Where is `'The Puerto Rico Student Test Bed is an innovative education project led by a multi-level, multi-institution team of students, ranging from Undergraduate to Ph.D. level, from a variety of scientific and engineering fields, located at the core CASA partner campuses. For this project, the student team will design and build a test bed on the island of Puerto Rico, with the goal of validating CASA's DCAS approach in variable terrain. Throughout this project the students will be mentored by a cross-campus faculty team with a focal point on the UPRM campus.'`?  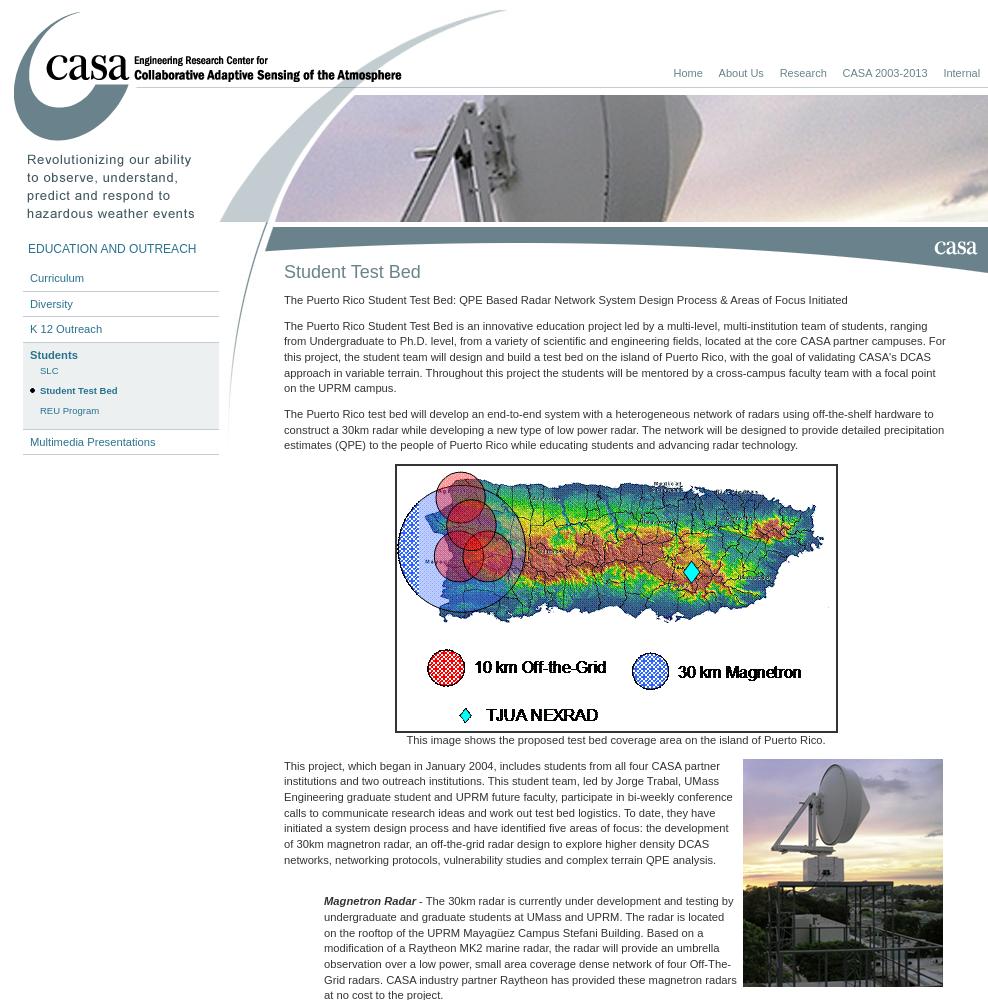
'The Puerto Rico Student Test Bed is an innovative education project led by a multi-level, multi-institution team of students, ranging from Undergraduate to Ph.D. level, from a variety of scientific and engineering fields, located at the core CASA partner campuses. For this project, the student team will design and build a test bed on the island of Puerto Rico, with the goal of validating CASA's DCAS approach in variable terrain. Throughout this project the students will be mentored by a cross-campus faculty team with a focal point on the UPRM campus.' is located at coordinates (614, 355).